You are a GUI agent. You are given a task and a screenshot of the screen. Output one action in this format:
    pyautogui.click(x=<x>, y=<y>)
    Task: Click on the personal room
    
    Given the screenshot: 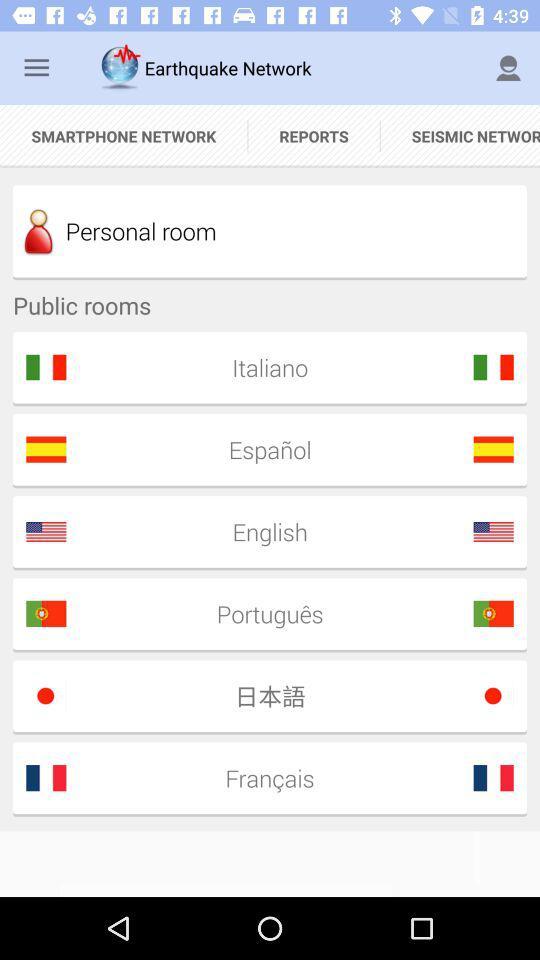 What is the action you would take?
    pyautogui.click(x=270, y=231)
    